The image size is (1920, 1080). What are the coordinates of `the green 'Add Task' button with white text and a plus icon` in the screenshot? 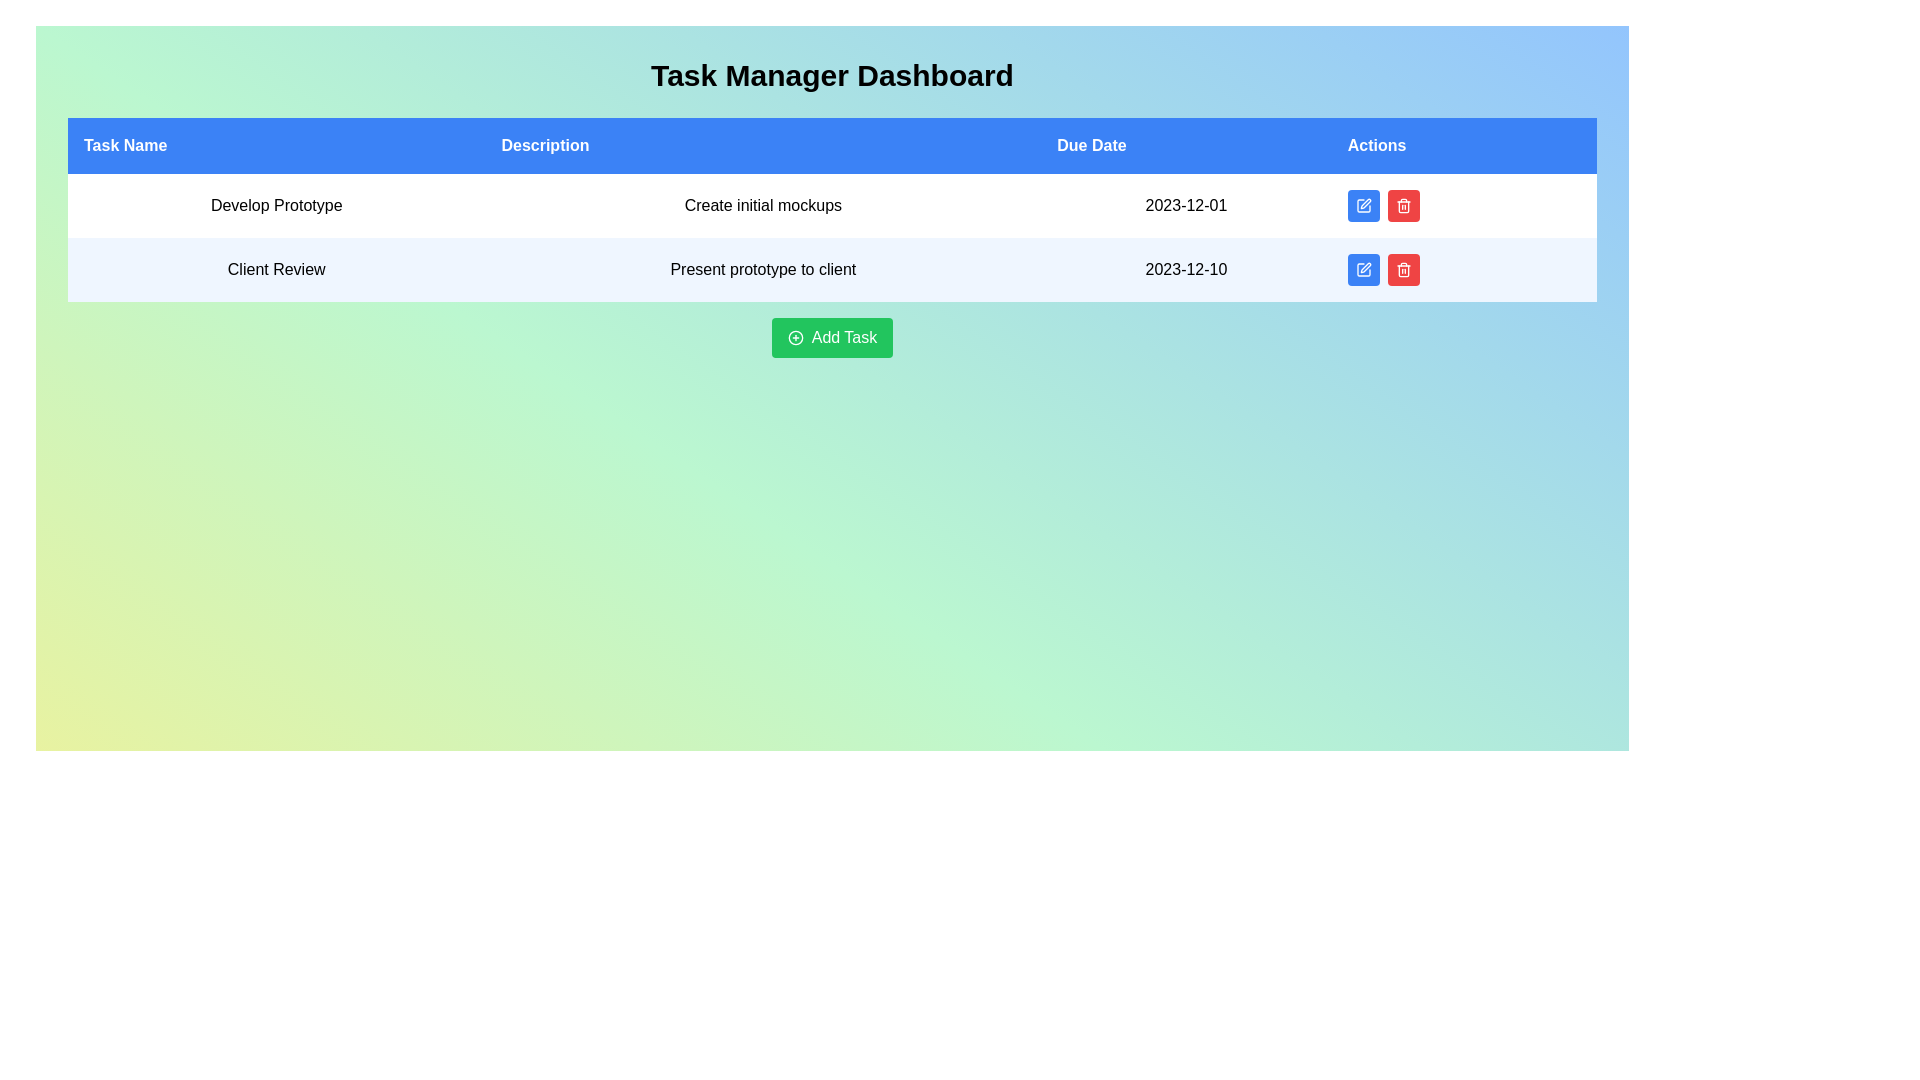 It's located at (832, 337).